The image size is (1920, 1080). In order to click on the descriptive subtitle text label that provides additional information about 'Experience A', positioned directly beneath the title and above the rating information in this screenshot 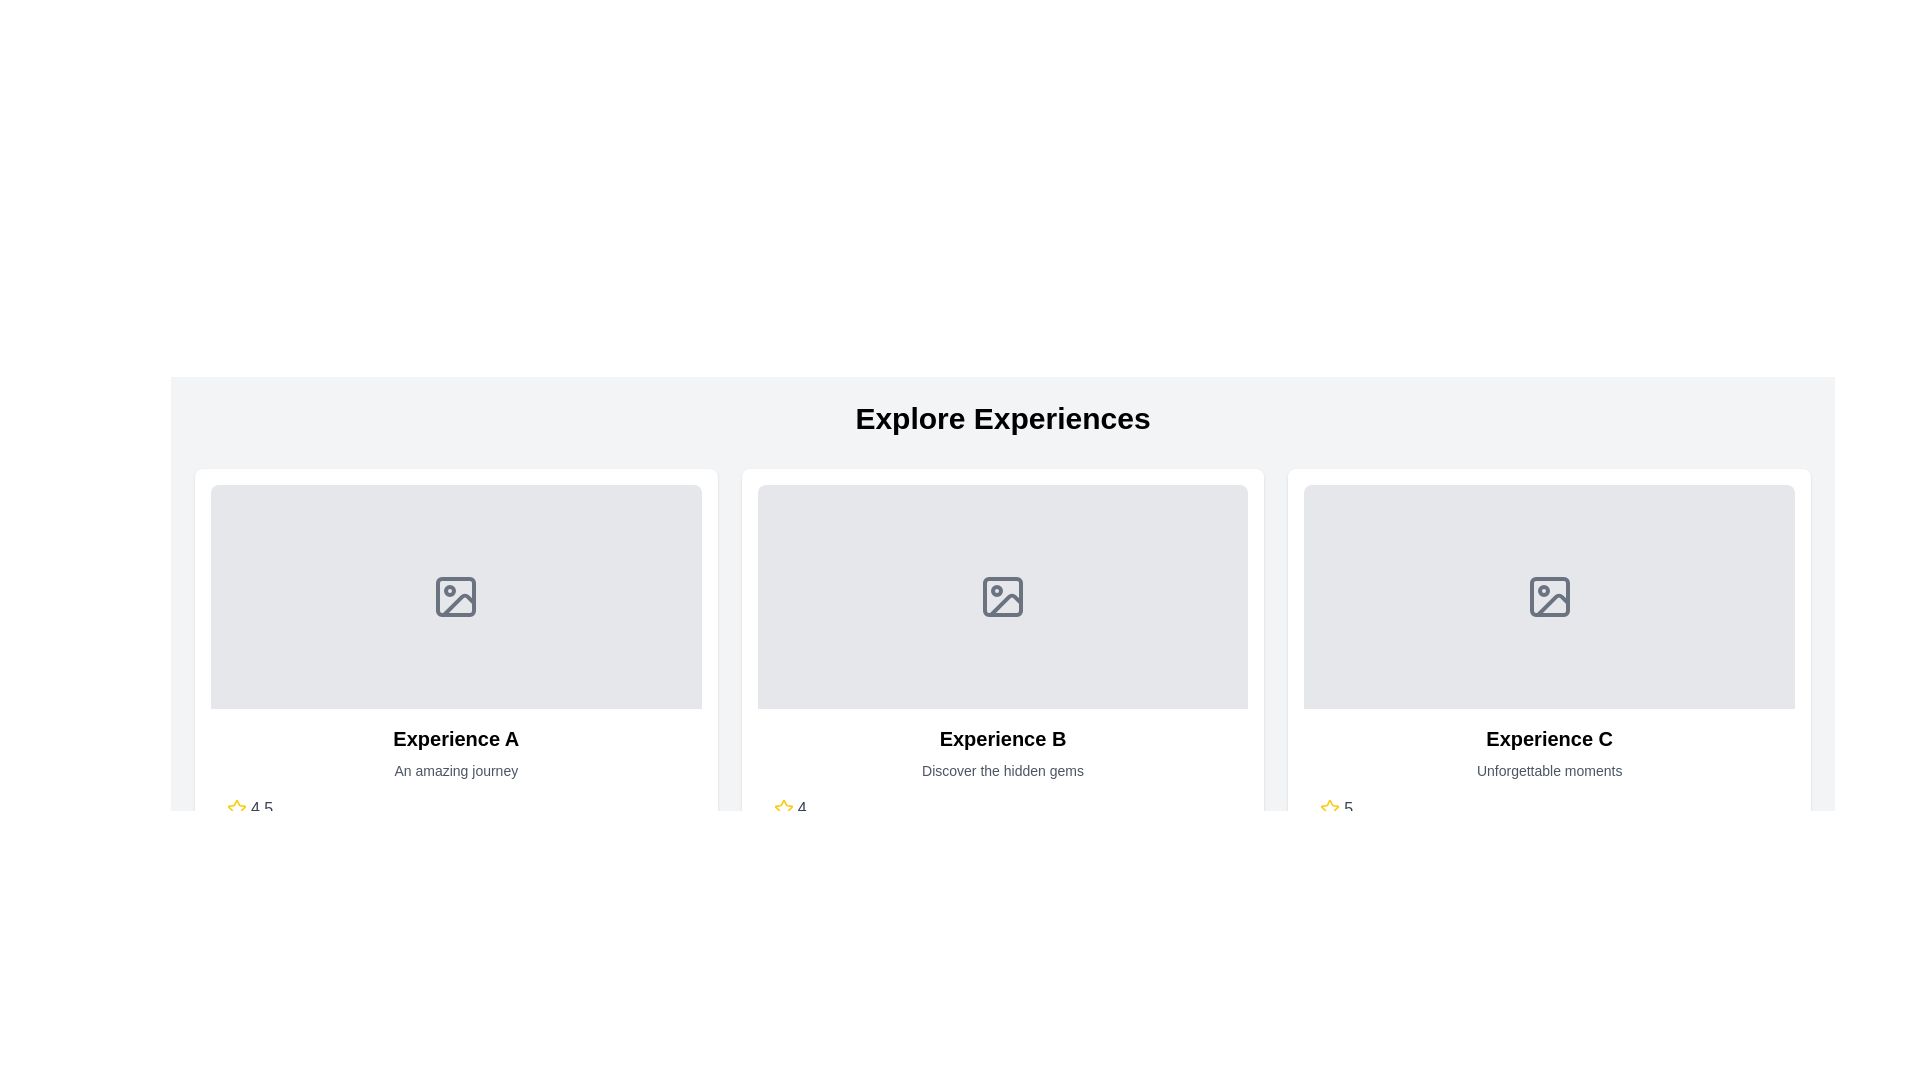, I will do `click(455, 770)`.